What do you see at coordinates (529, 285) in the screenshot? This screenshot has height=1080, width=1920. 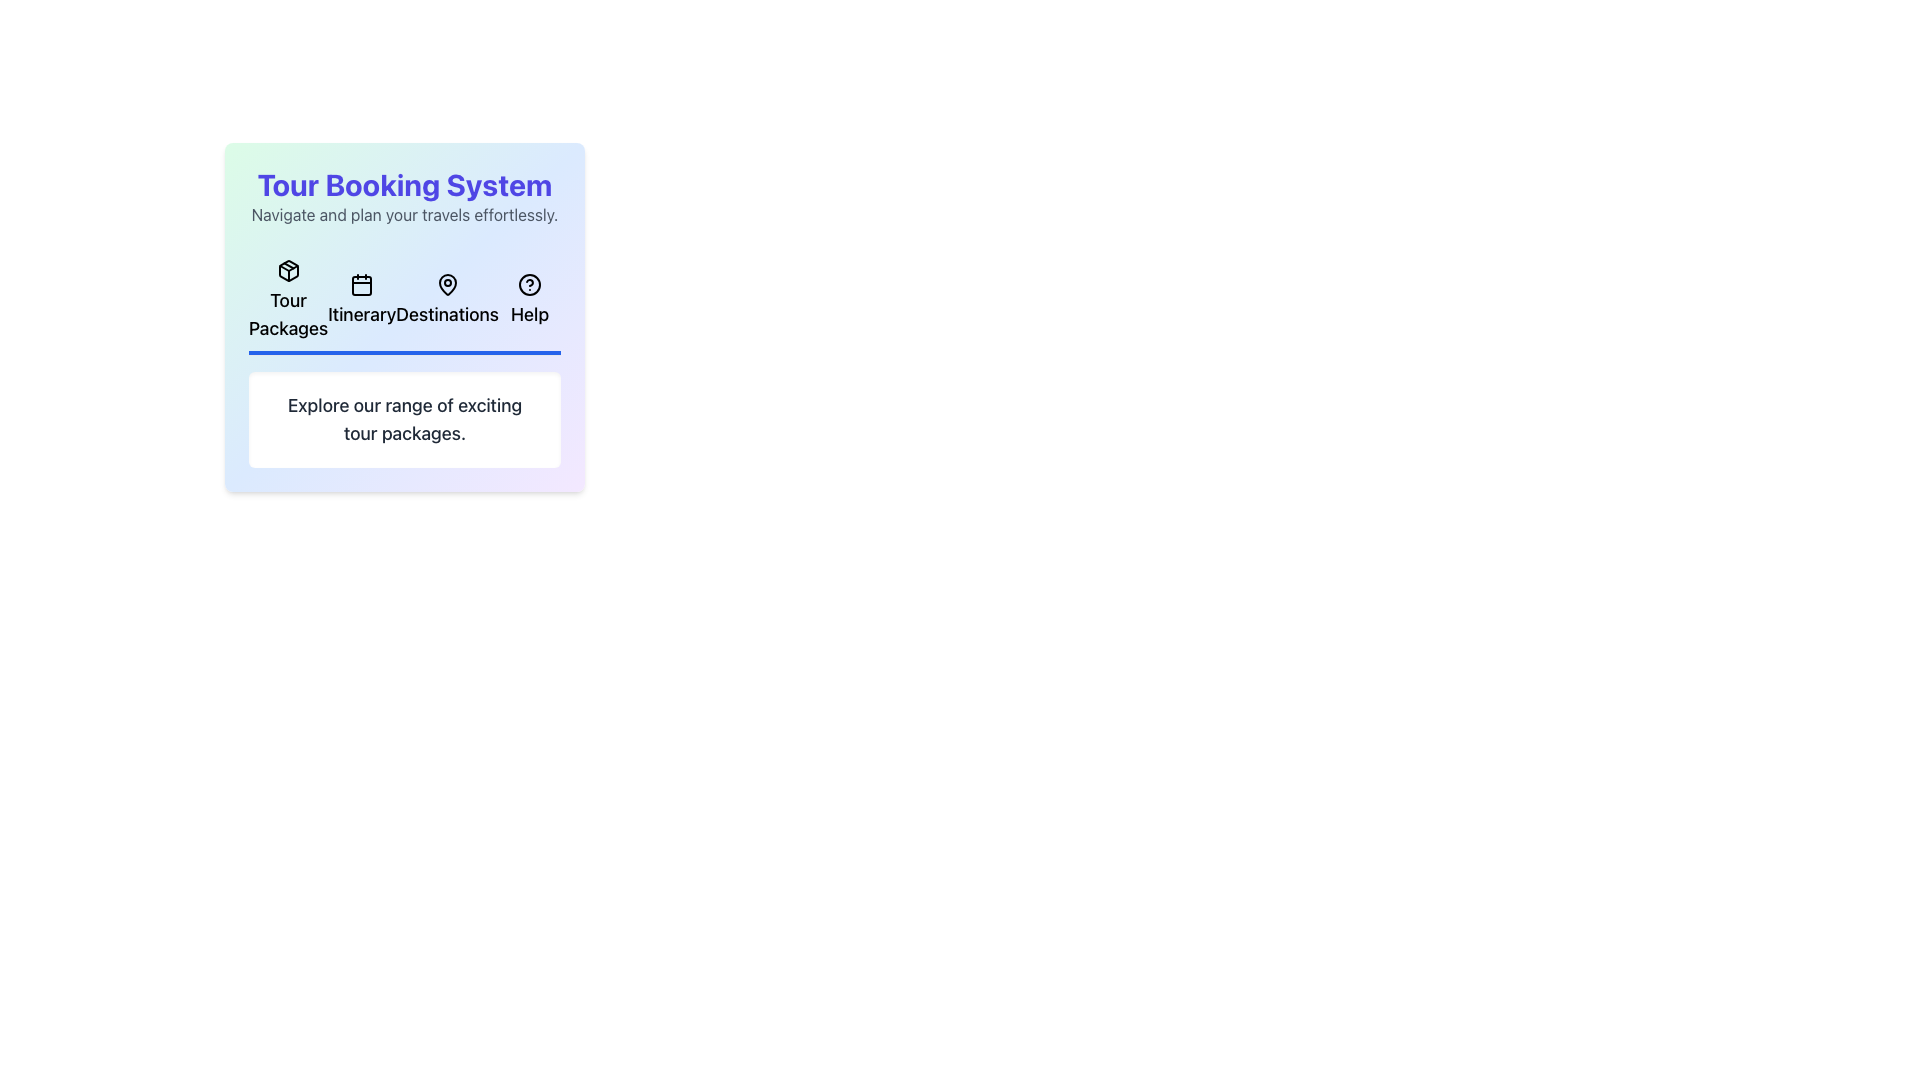 I see `the circular help icon featuring a question mark, located in the top section of the interface to the far-right, above the Help label` at bounding box center [529, 285].